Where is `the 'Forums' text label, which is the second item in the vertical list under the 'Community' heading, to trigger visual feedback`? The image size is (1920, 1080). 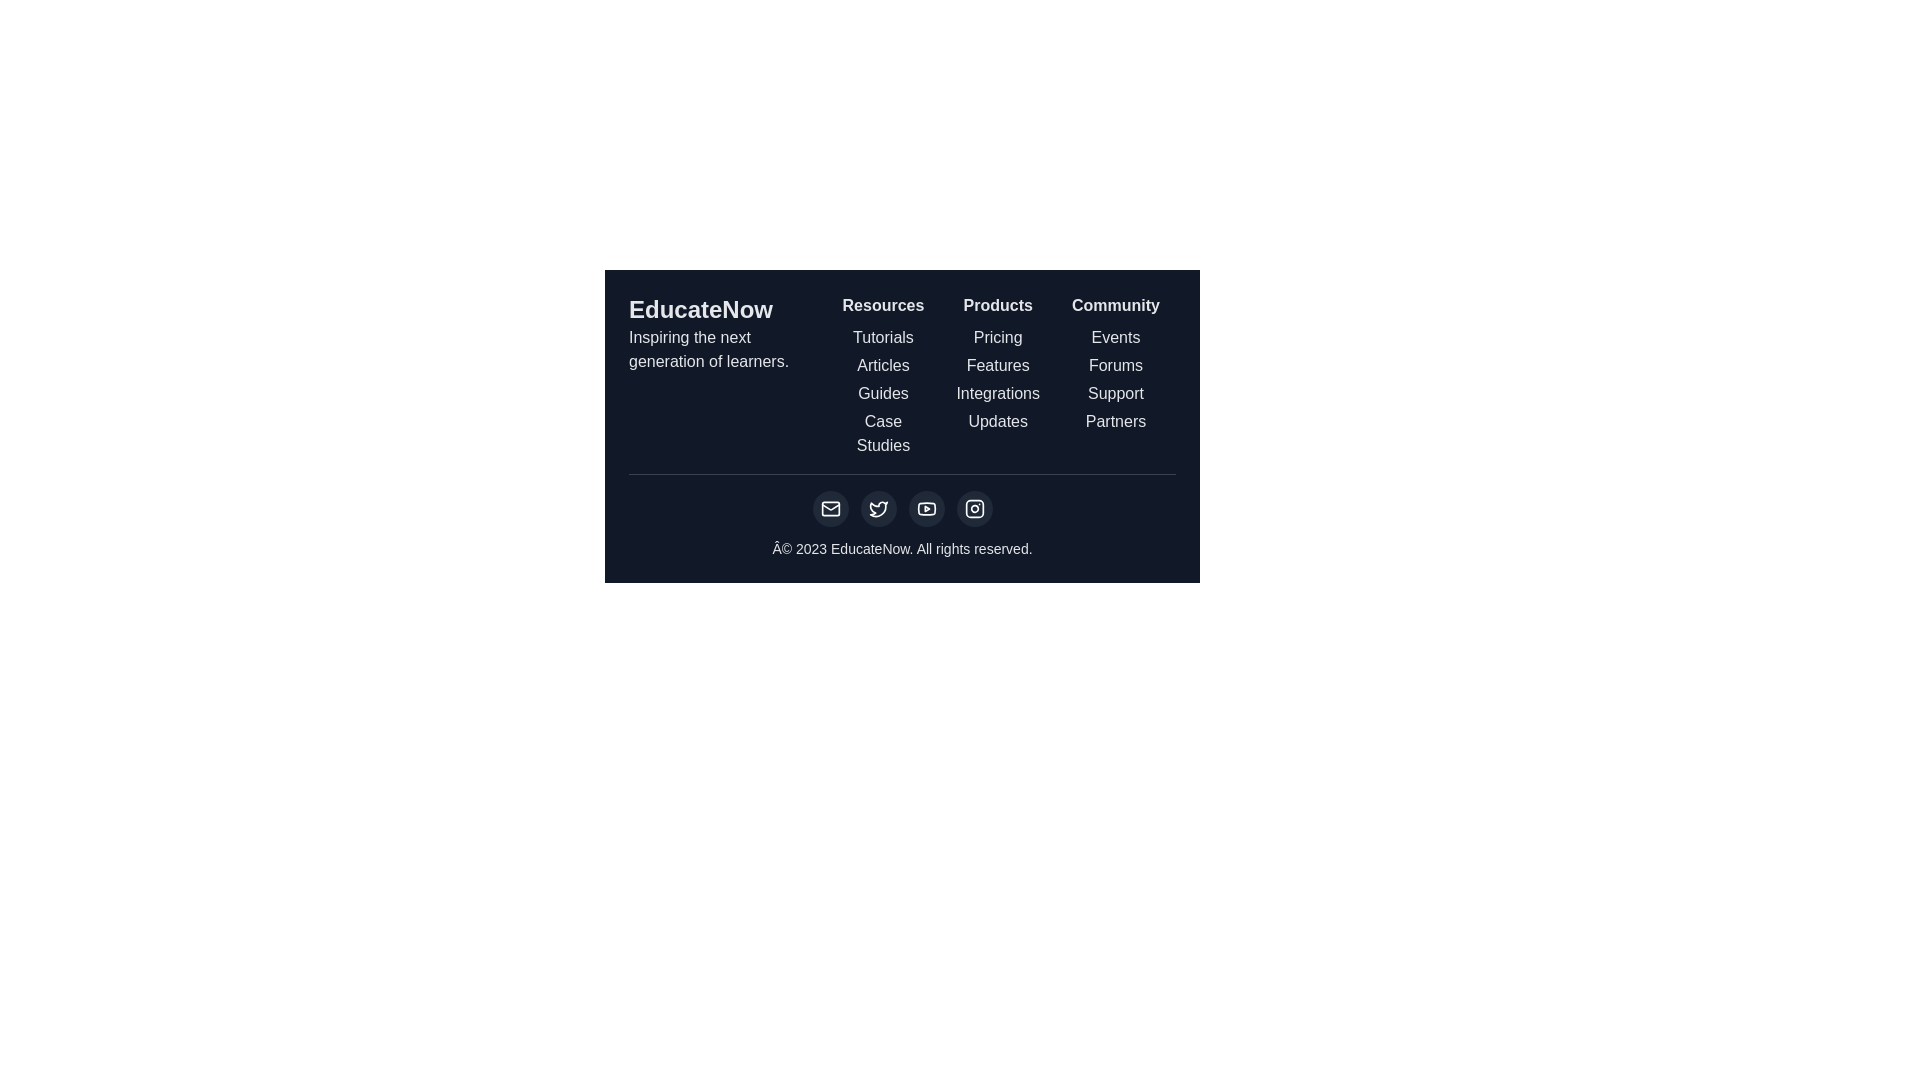 the 'Forums' text label, which is the second item in the vertical list under the 'Community' heading, to trigger visual feedback is located at coordinates (1115, 366).